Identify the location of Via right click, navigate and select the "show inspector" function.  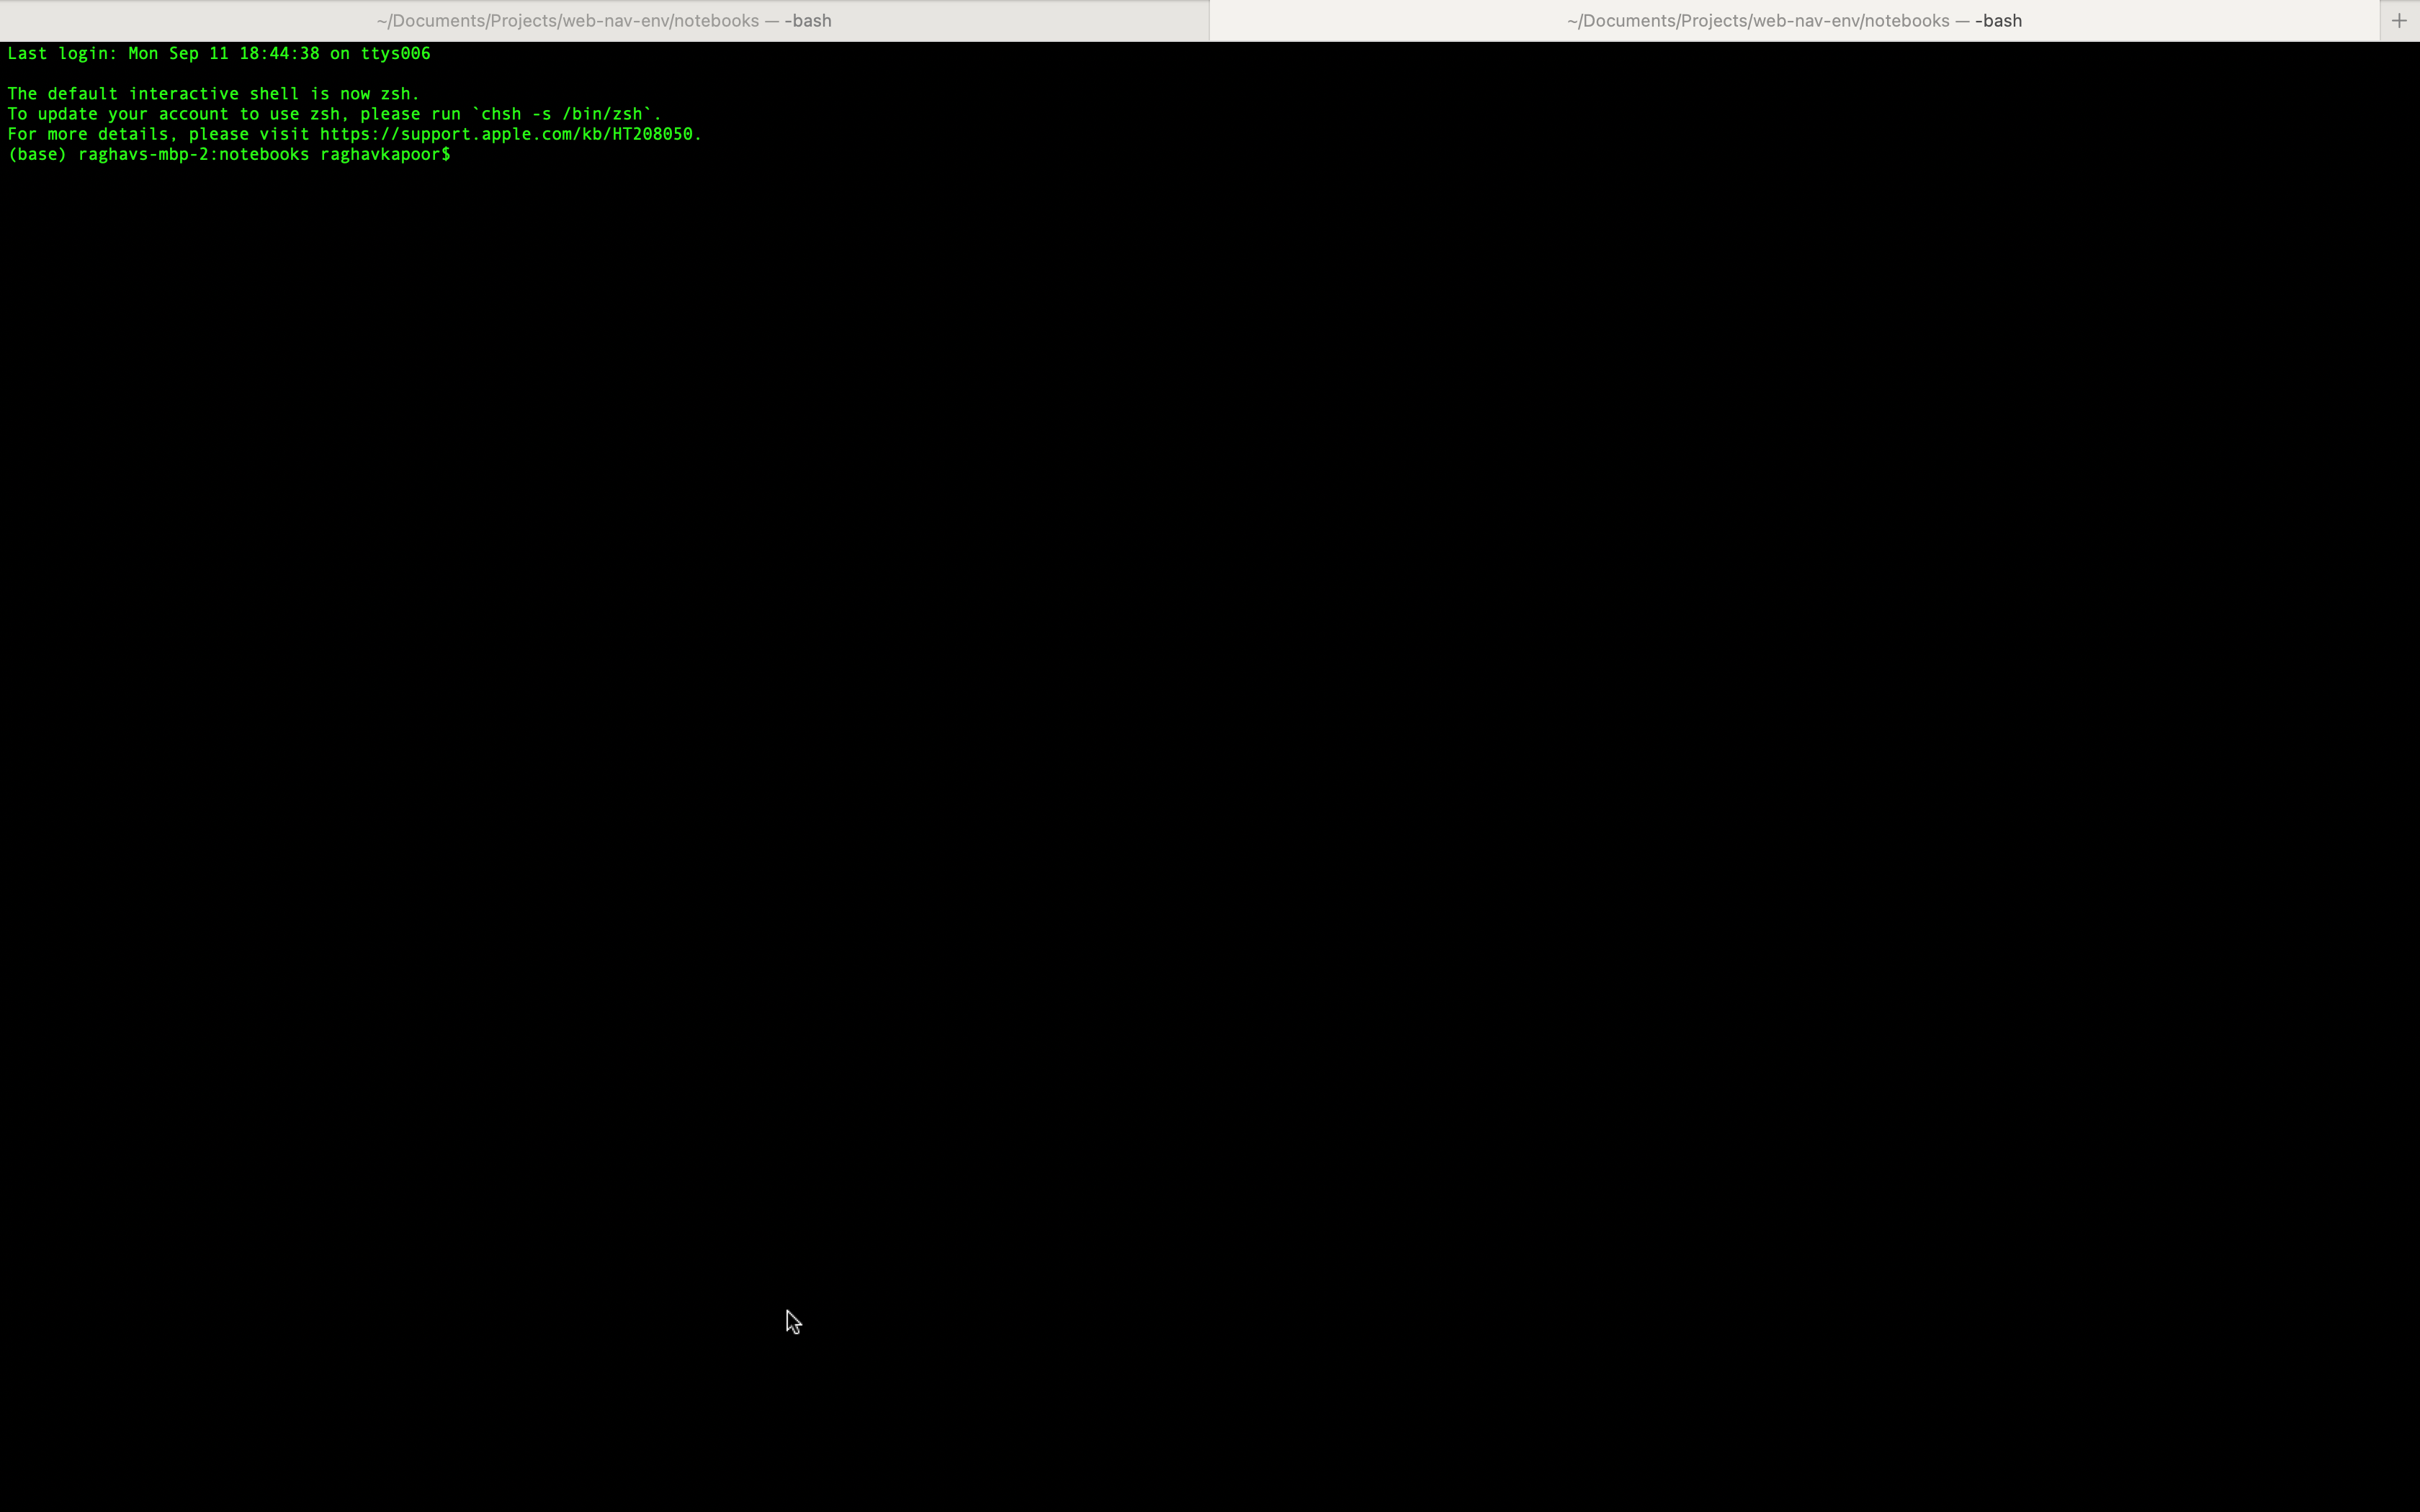
(1213, 840).